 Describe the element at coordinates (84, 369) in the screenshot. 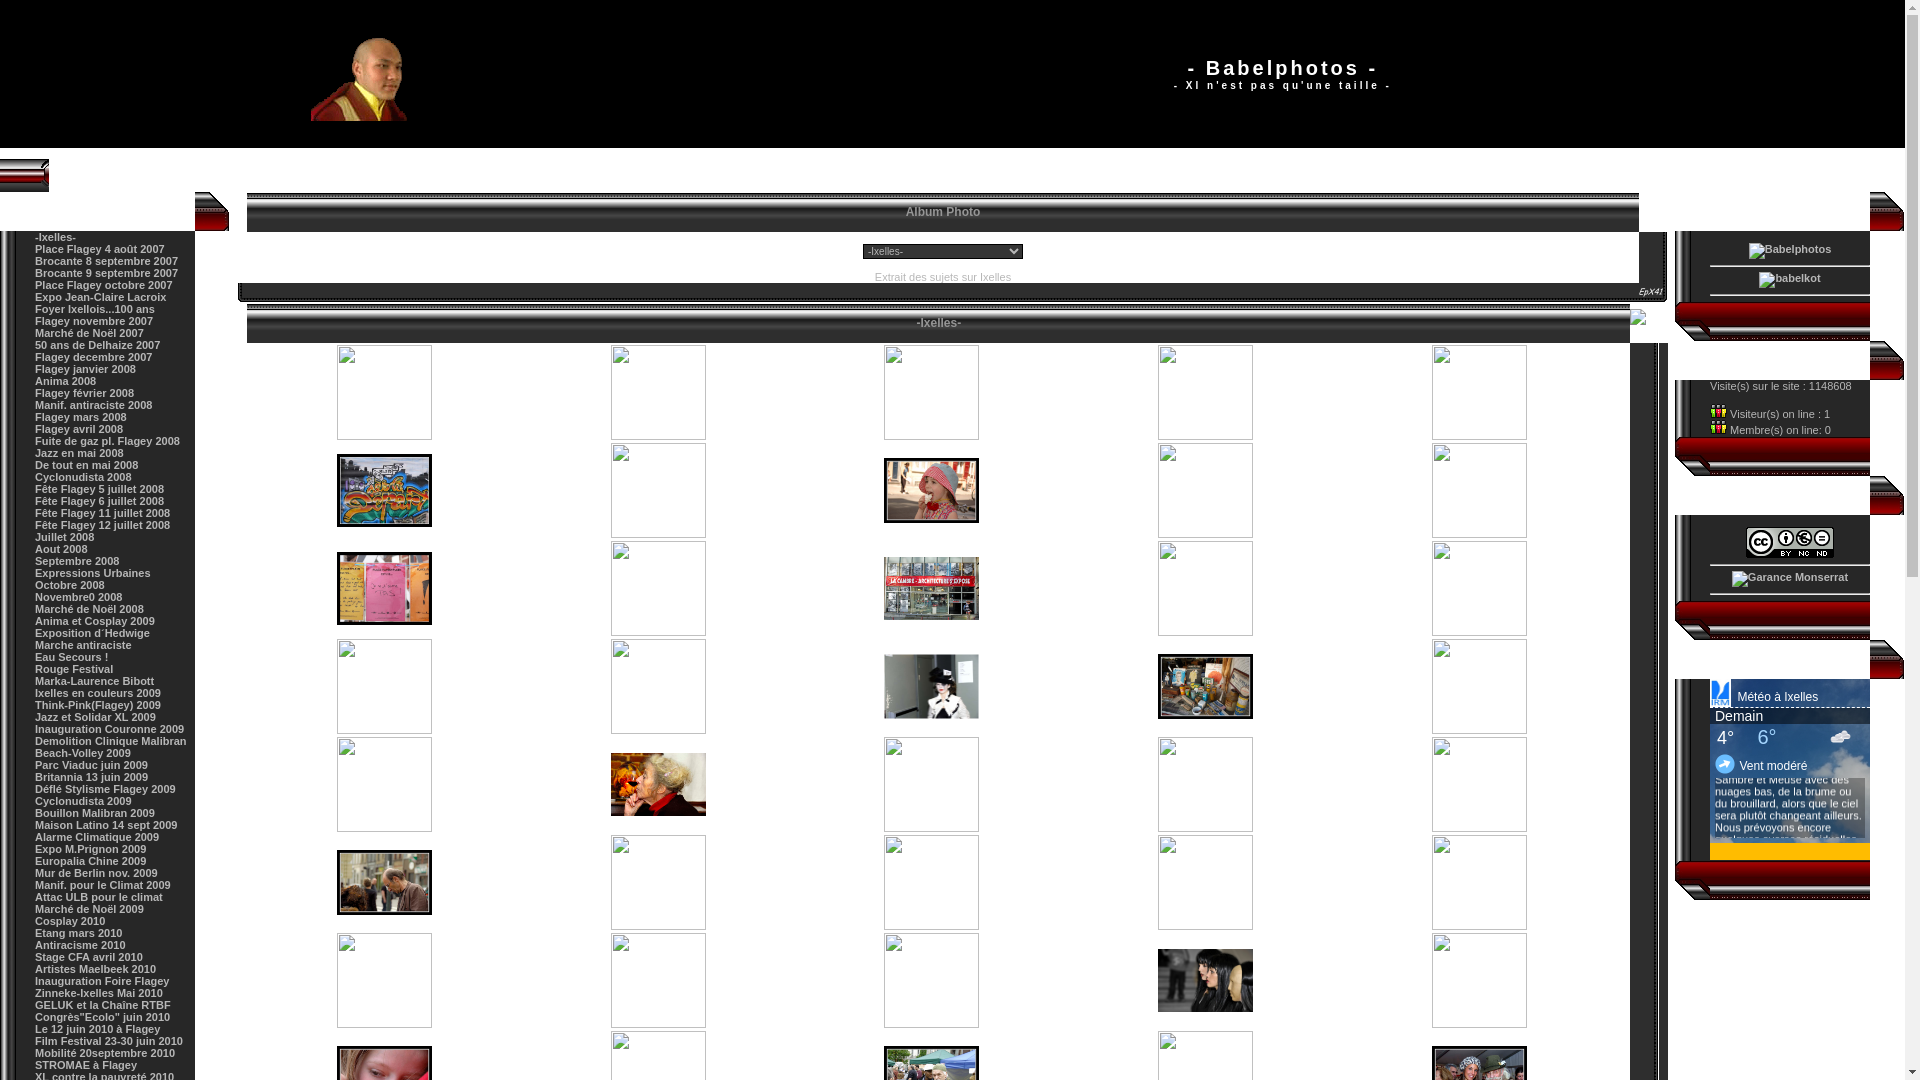

I see `'Flagey janvier 2008'` at that location.